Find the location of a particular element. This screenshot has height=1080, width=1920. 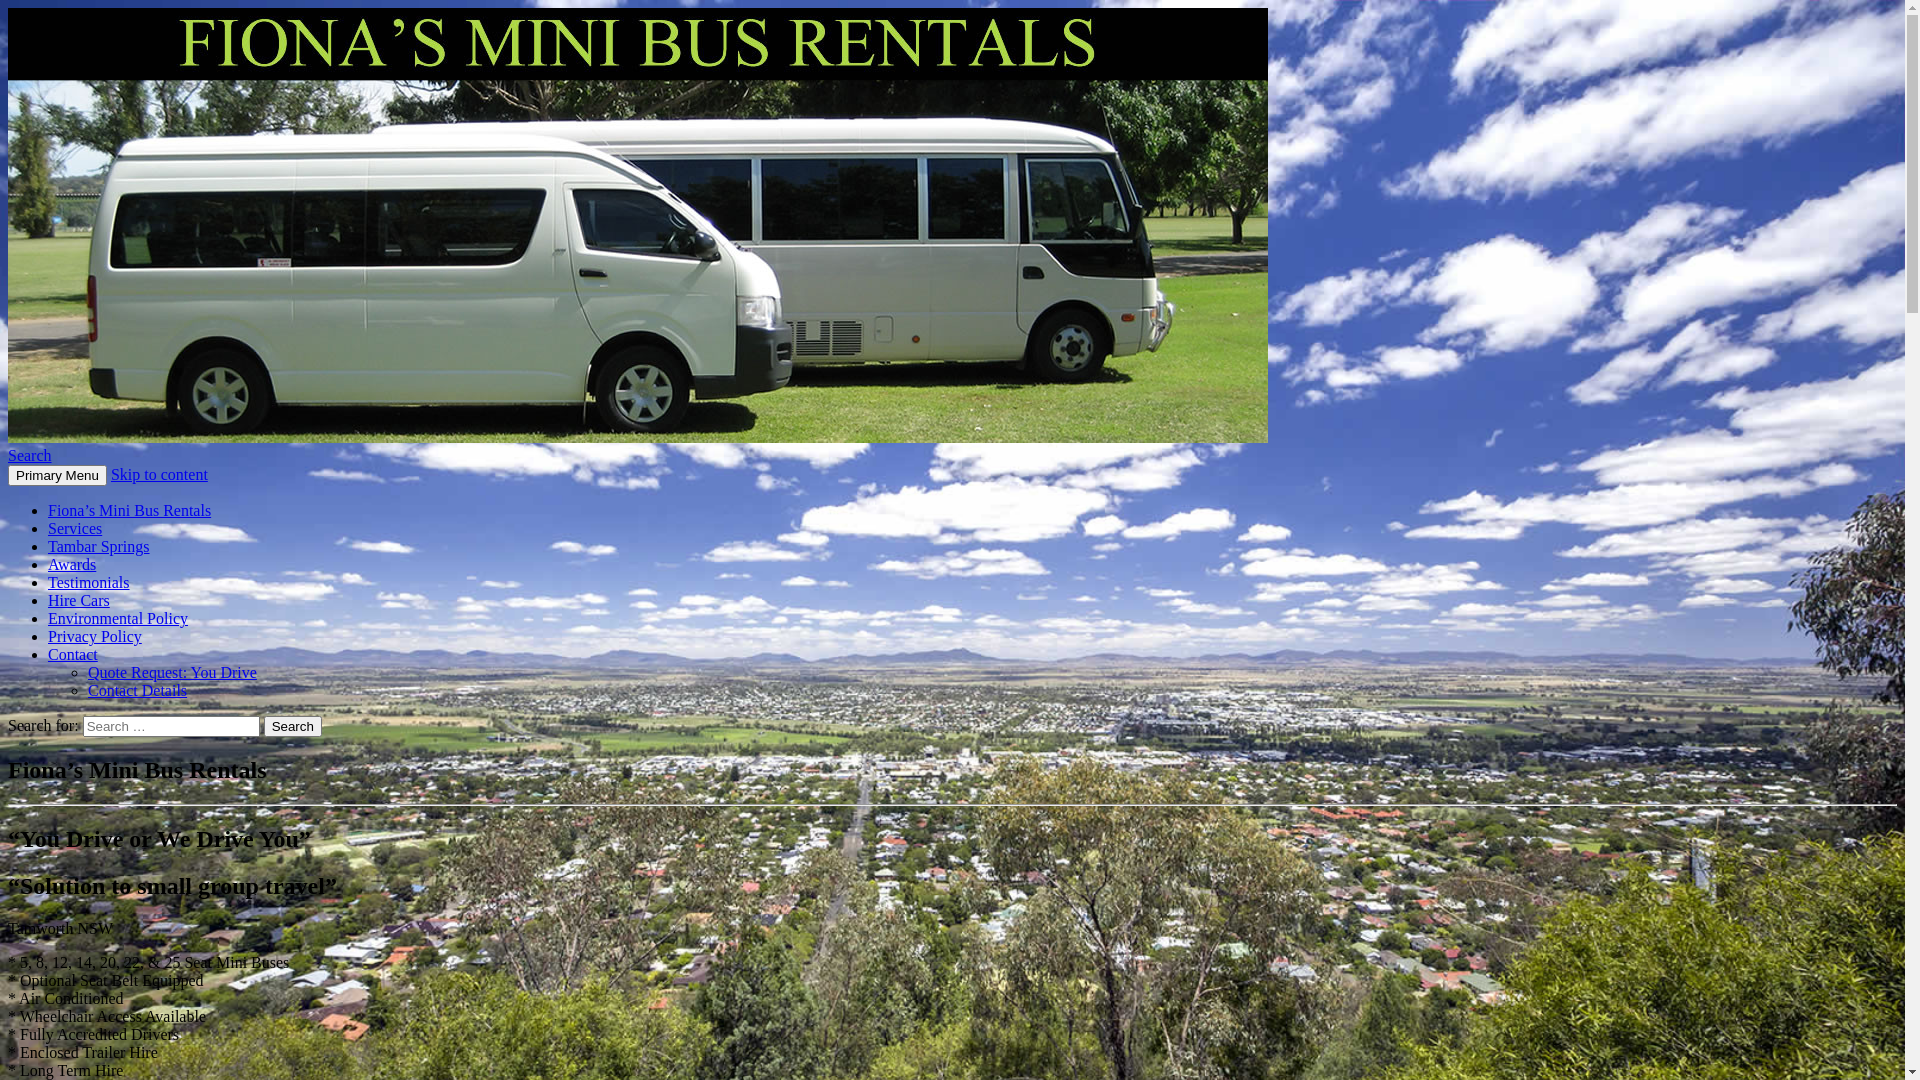

'Services' is located at coordinates (48, 527).